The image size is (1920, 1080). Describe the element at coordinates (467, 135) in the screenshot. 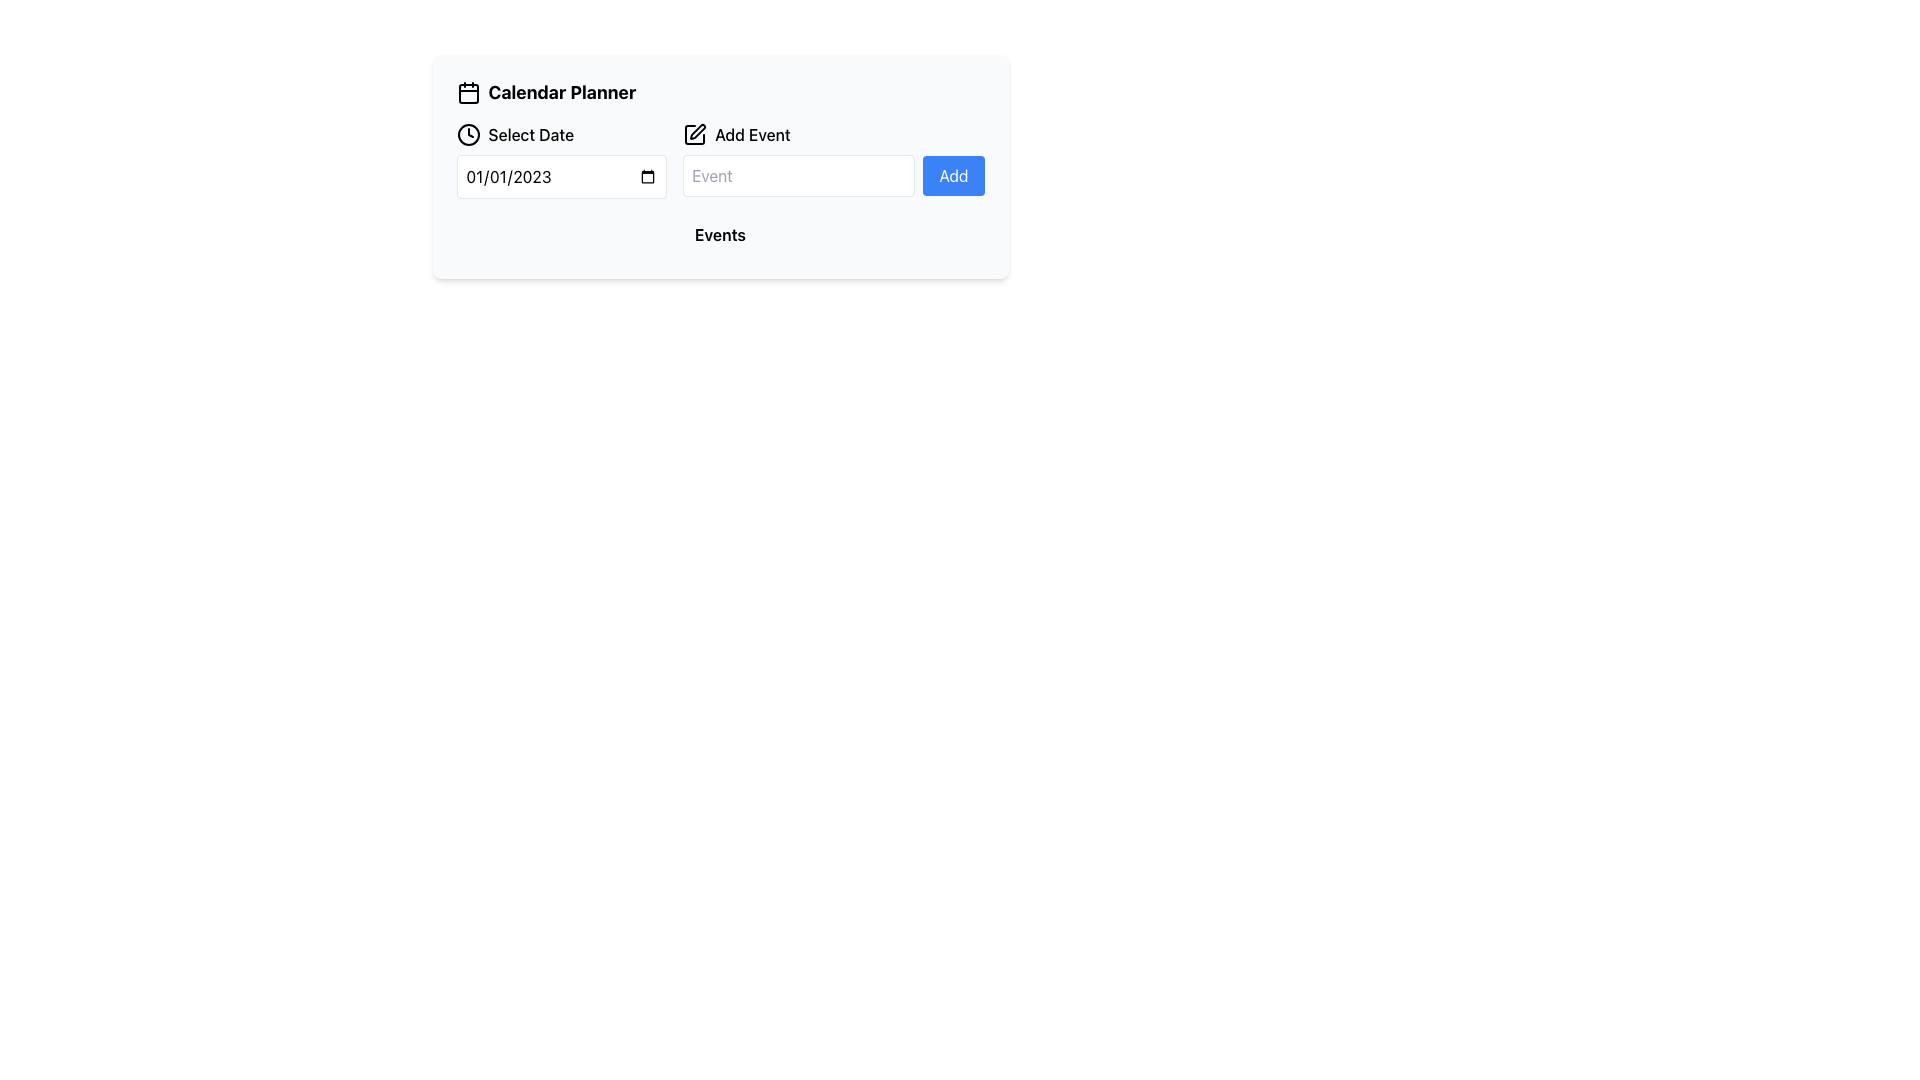

I see `the clock icon located to the left of the 'Select Date' text in the calendar planner widget` at that location.